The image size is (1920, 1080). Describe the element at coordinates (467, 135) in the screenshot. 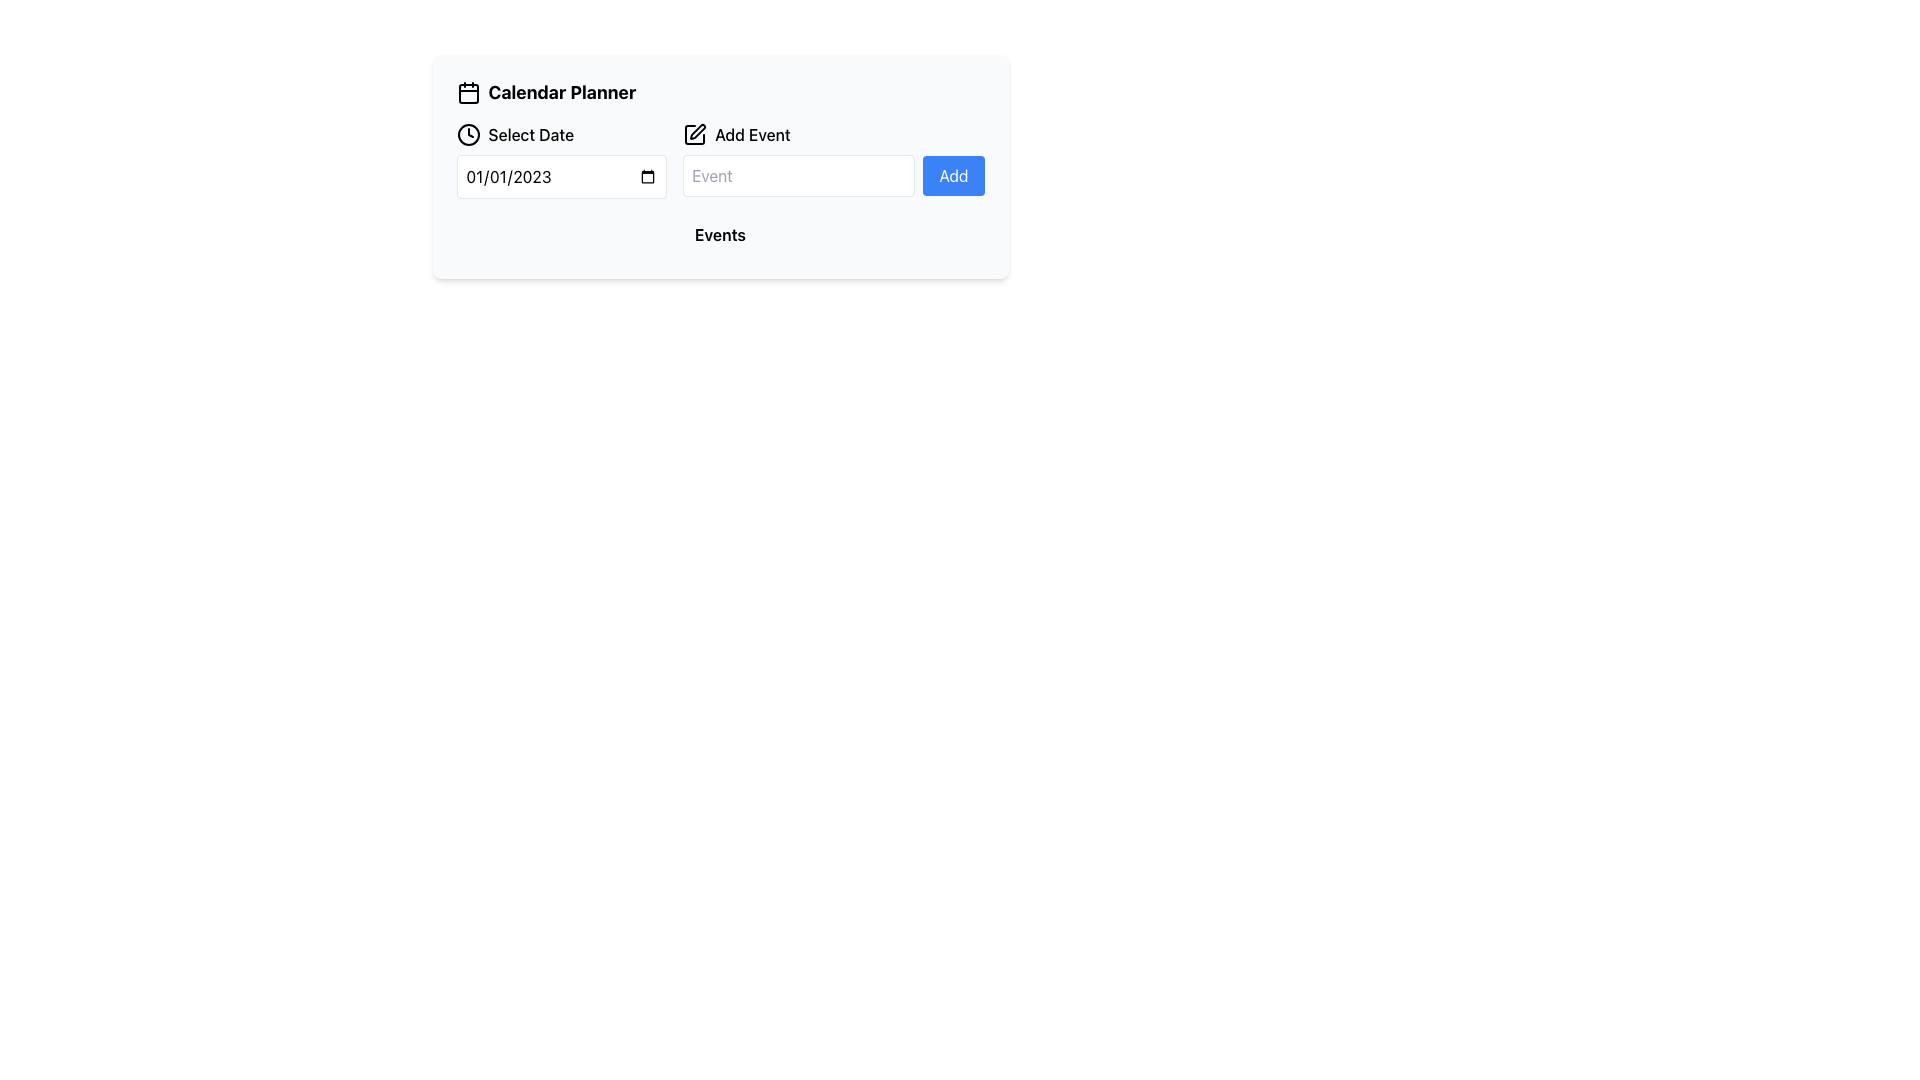

I see `the clock icon located to the left of the 'Select Date' text in the calendar planner widget` at that location.